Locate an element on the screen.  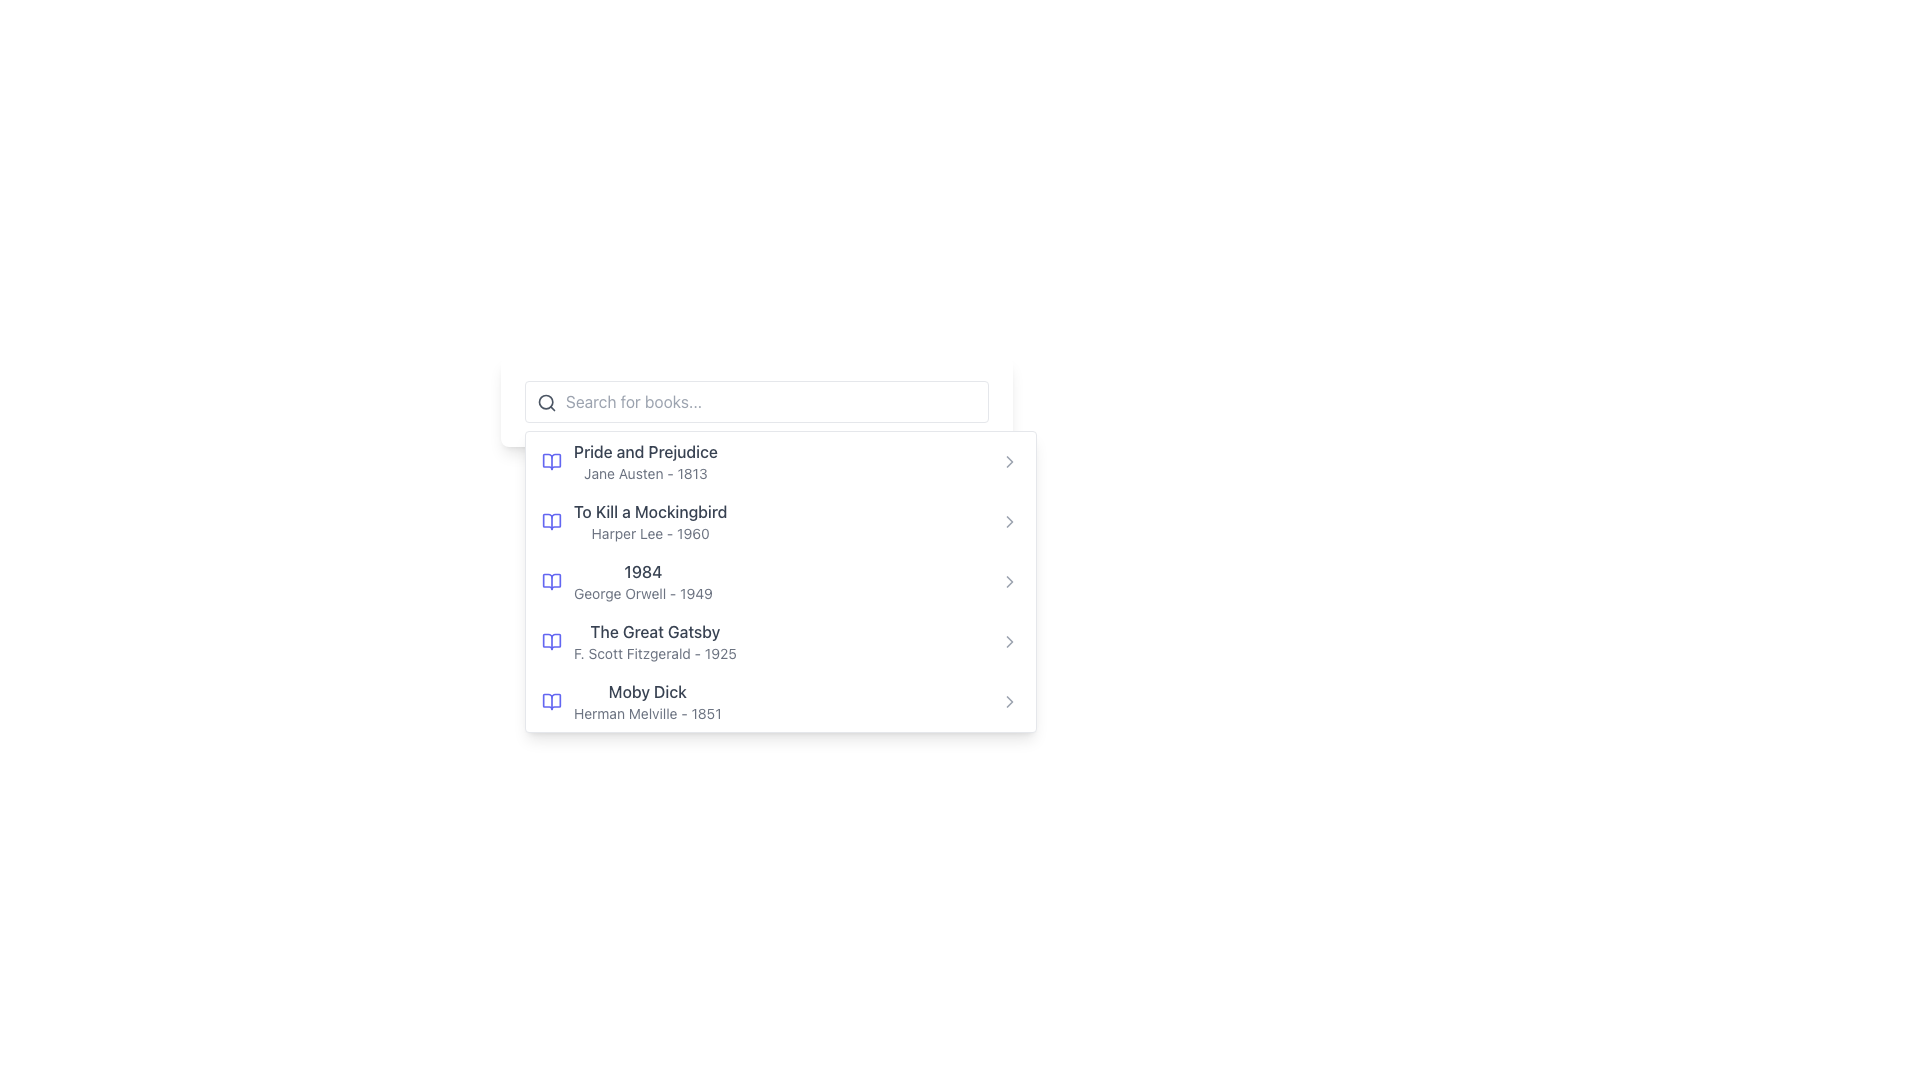
the right-pointing chevron icon with a gray stroke located to the right of the list item labeled 'Pride and Prejudice - Jane Austen - 1813' is located at coordinates (1009, 462).